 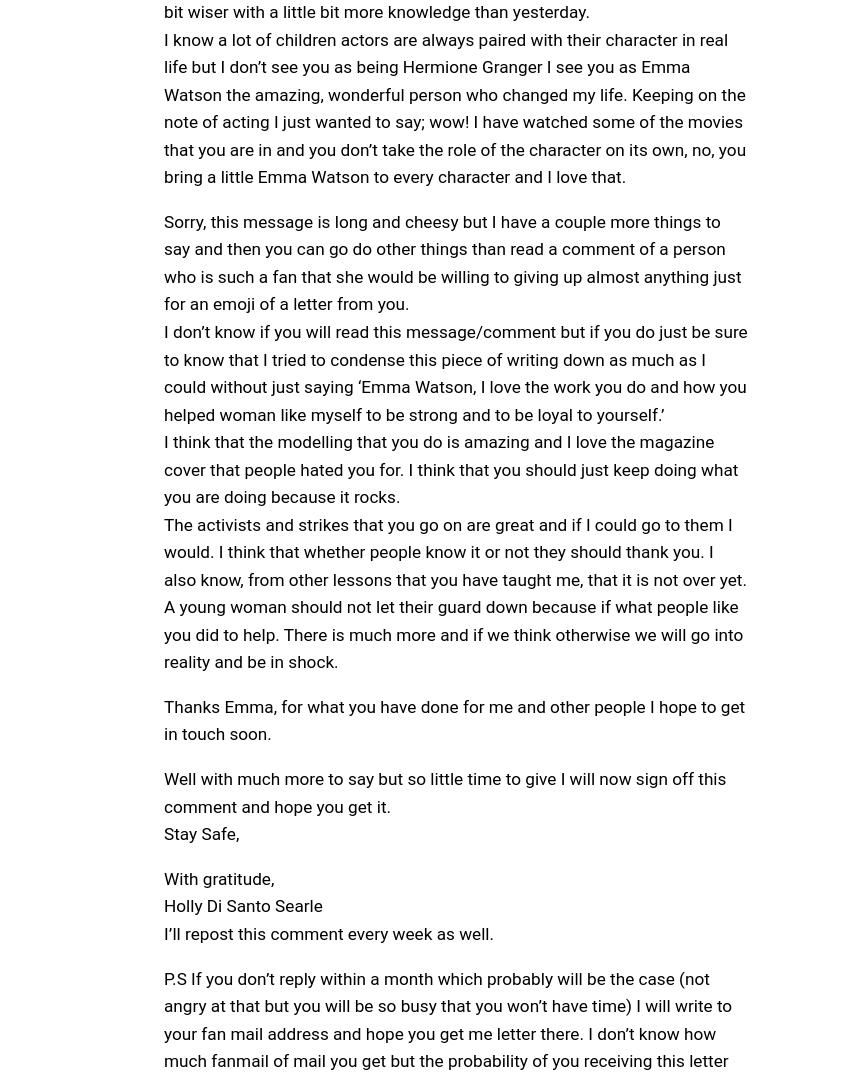 What do you see at coordinates (200, 833) in the screenshot?
I see `'Stay Safe,'` at bounding box center [200, 833].